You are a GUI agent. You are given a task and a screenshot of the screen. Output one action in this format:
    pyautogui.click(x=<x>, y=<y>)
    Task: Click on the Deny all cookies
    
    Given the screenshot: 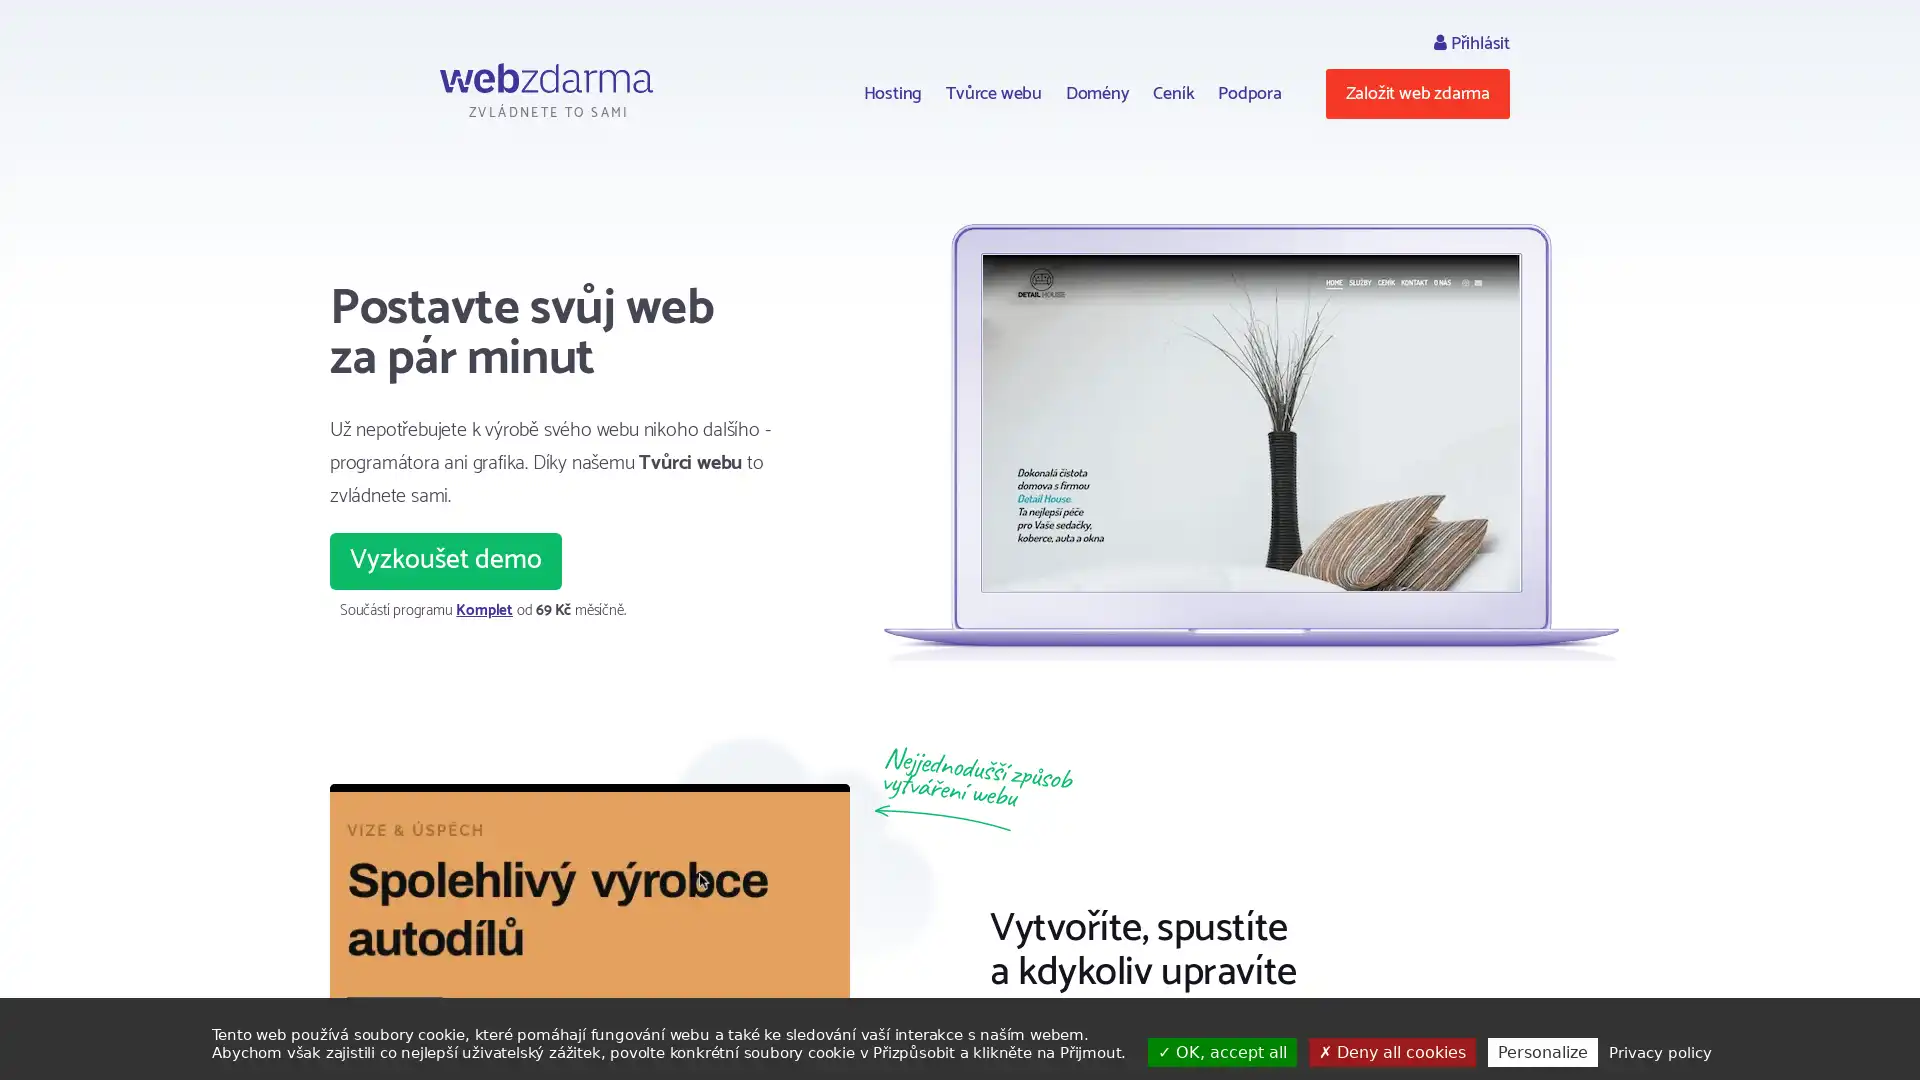 What is the action you would take?
    pyautogui.click(x=1390, y=1051)
    